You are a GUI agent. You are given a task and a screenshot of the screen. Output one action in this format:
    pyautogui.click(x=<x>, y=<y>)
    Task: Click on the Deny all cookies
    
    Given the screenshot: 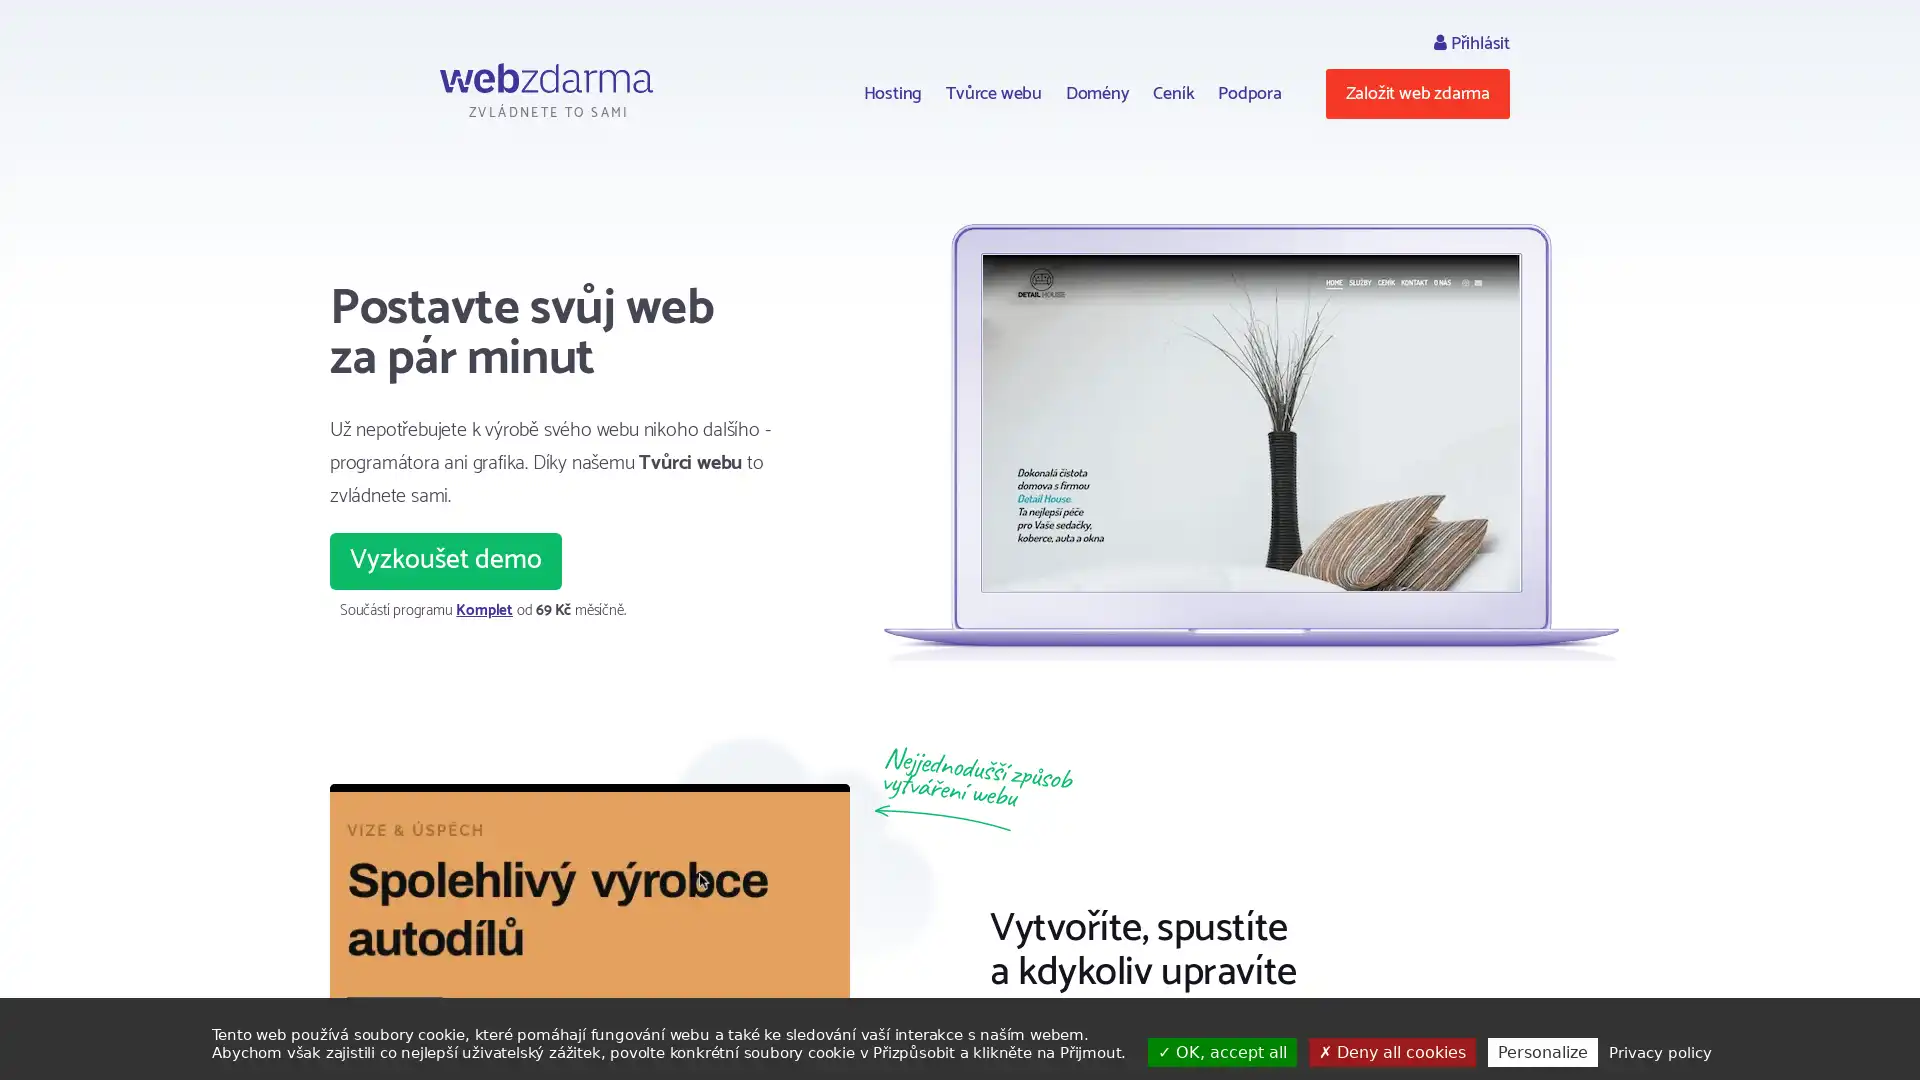 What is the action you would take?
    pyautogui.click(x=1390, y=1051)
    